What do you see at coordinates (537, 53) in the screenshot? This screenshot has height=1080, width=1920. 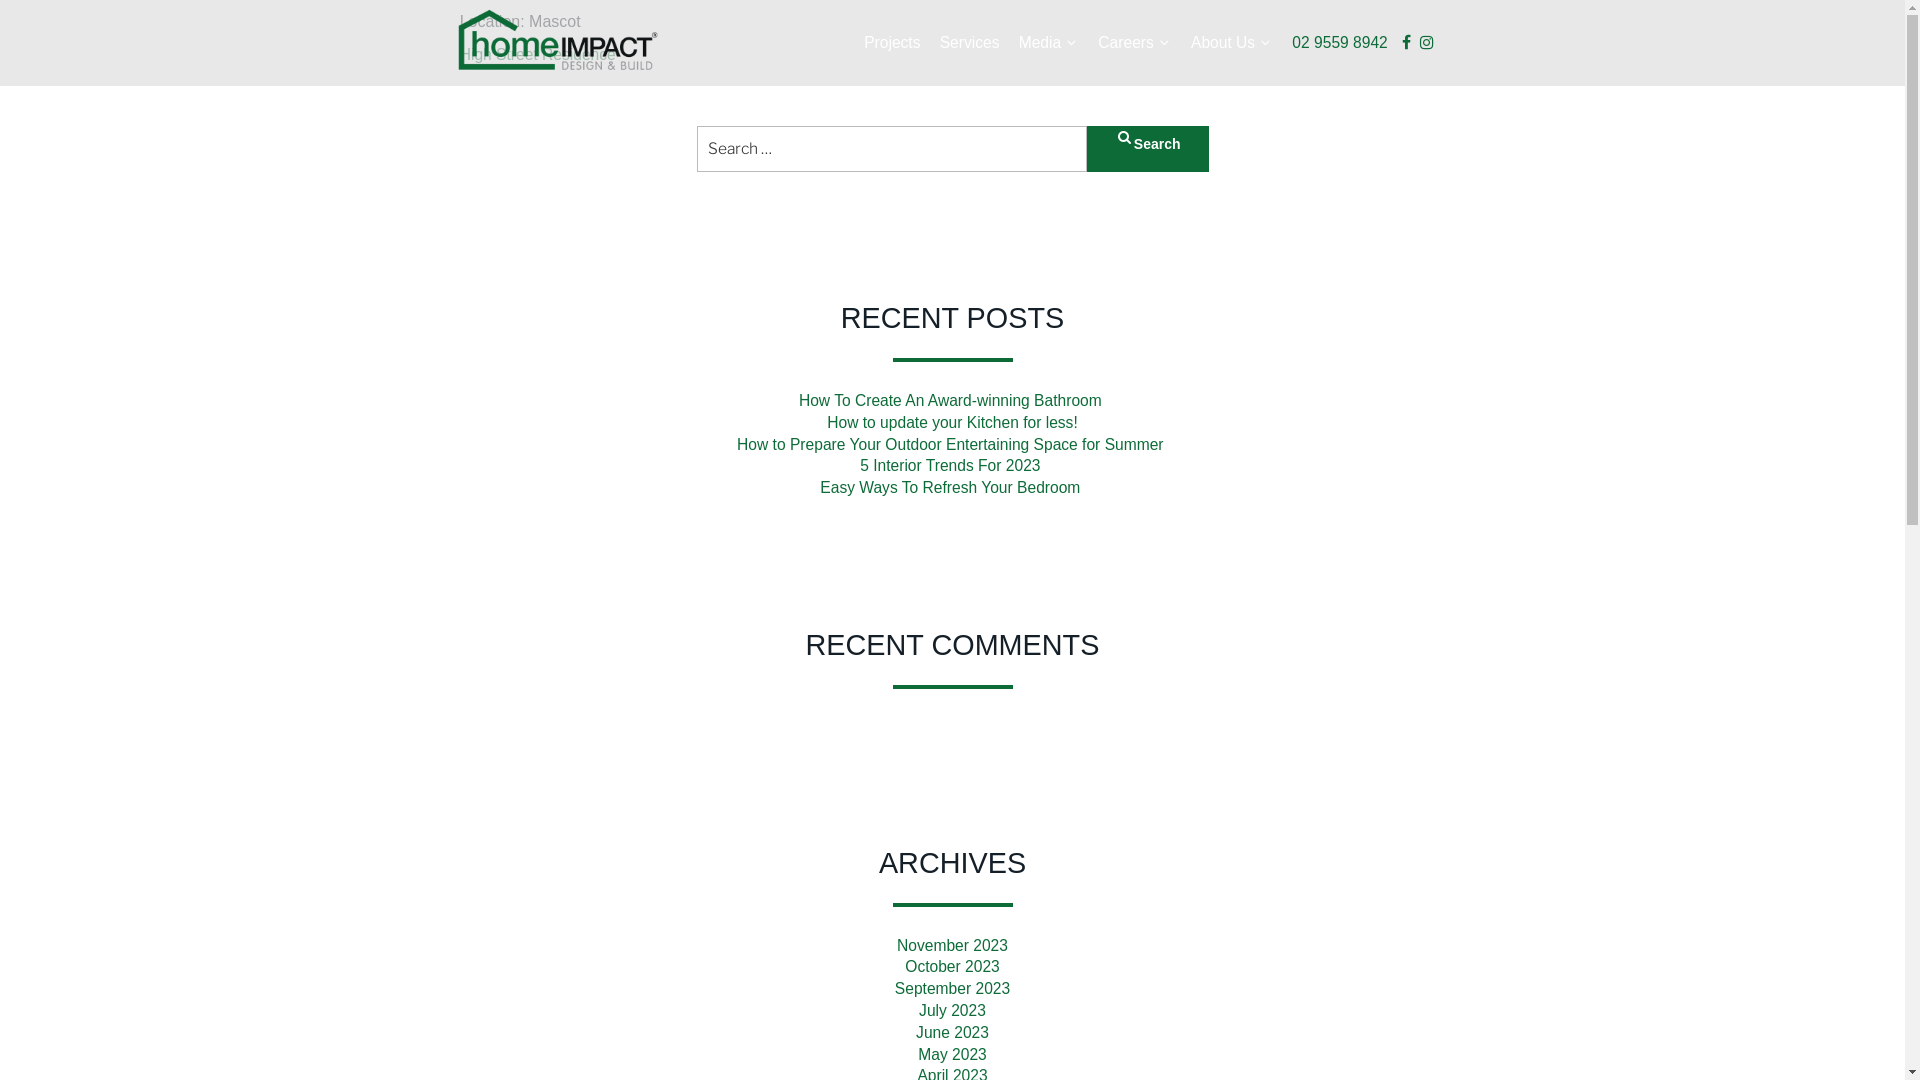 I see `'High Street Residence'` at bounding box center [537, 53].